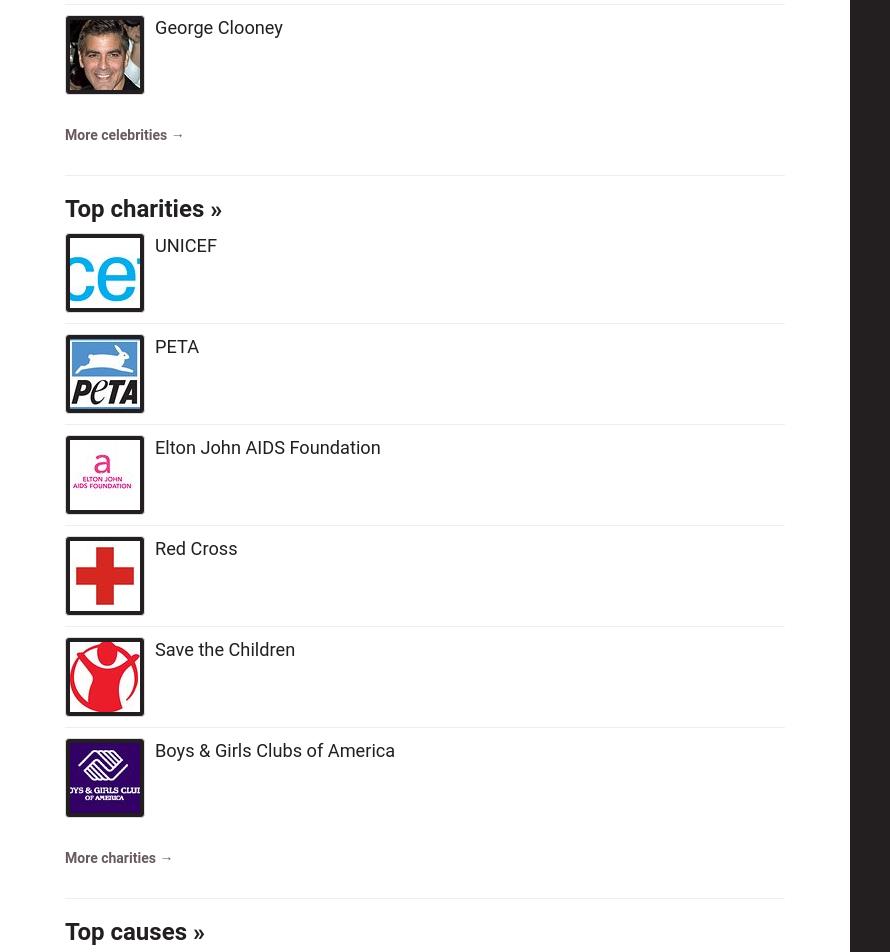 The width and height of the screenshot is (890, 952). What do you see at coordinates (185, 243) in the screenshot?
I see `'UNICEF'` at bounding box center [185, 243].